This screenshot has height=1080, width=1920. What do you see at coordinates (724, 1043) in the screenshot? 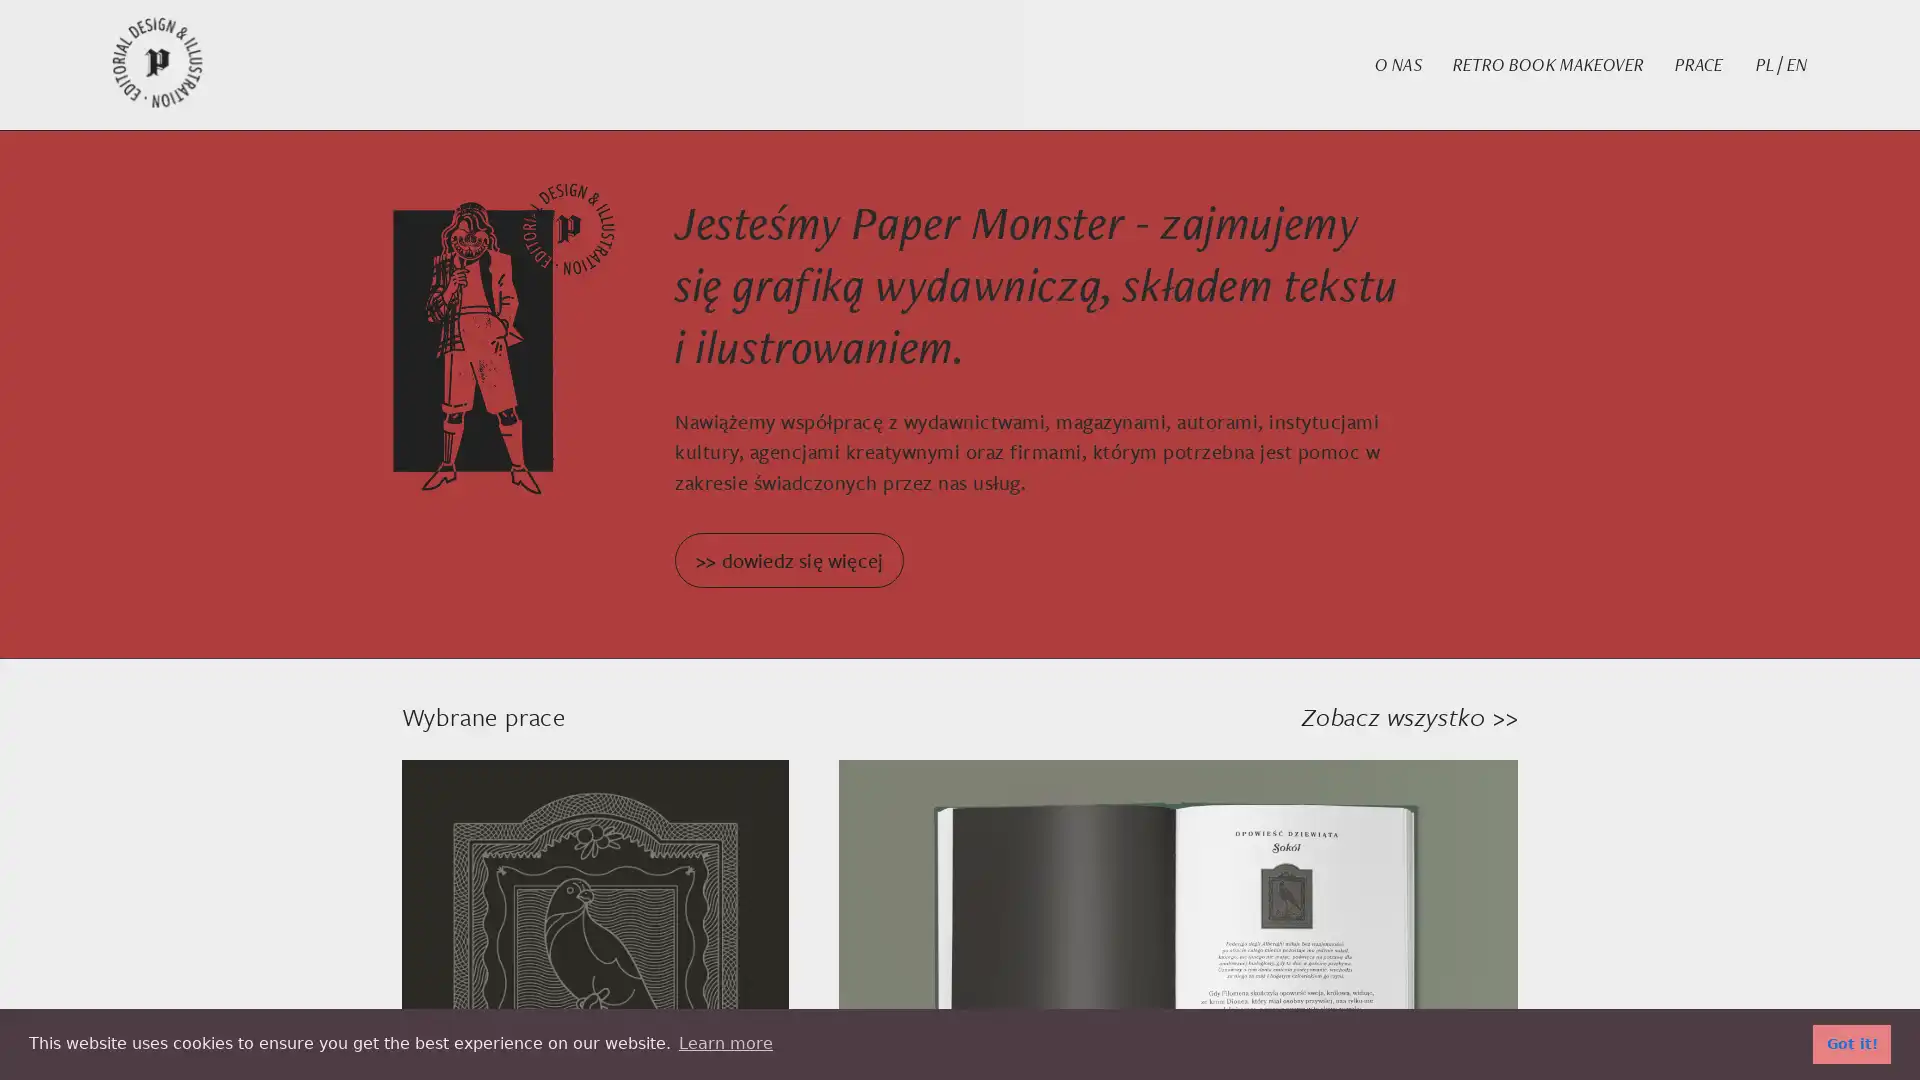
I see `learn more about cookies` at bounding box center [724, 1043].